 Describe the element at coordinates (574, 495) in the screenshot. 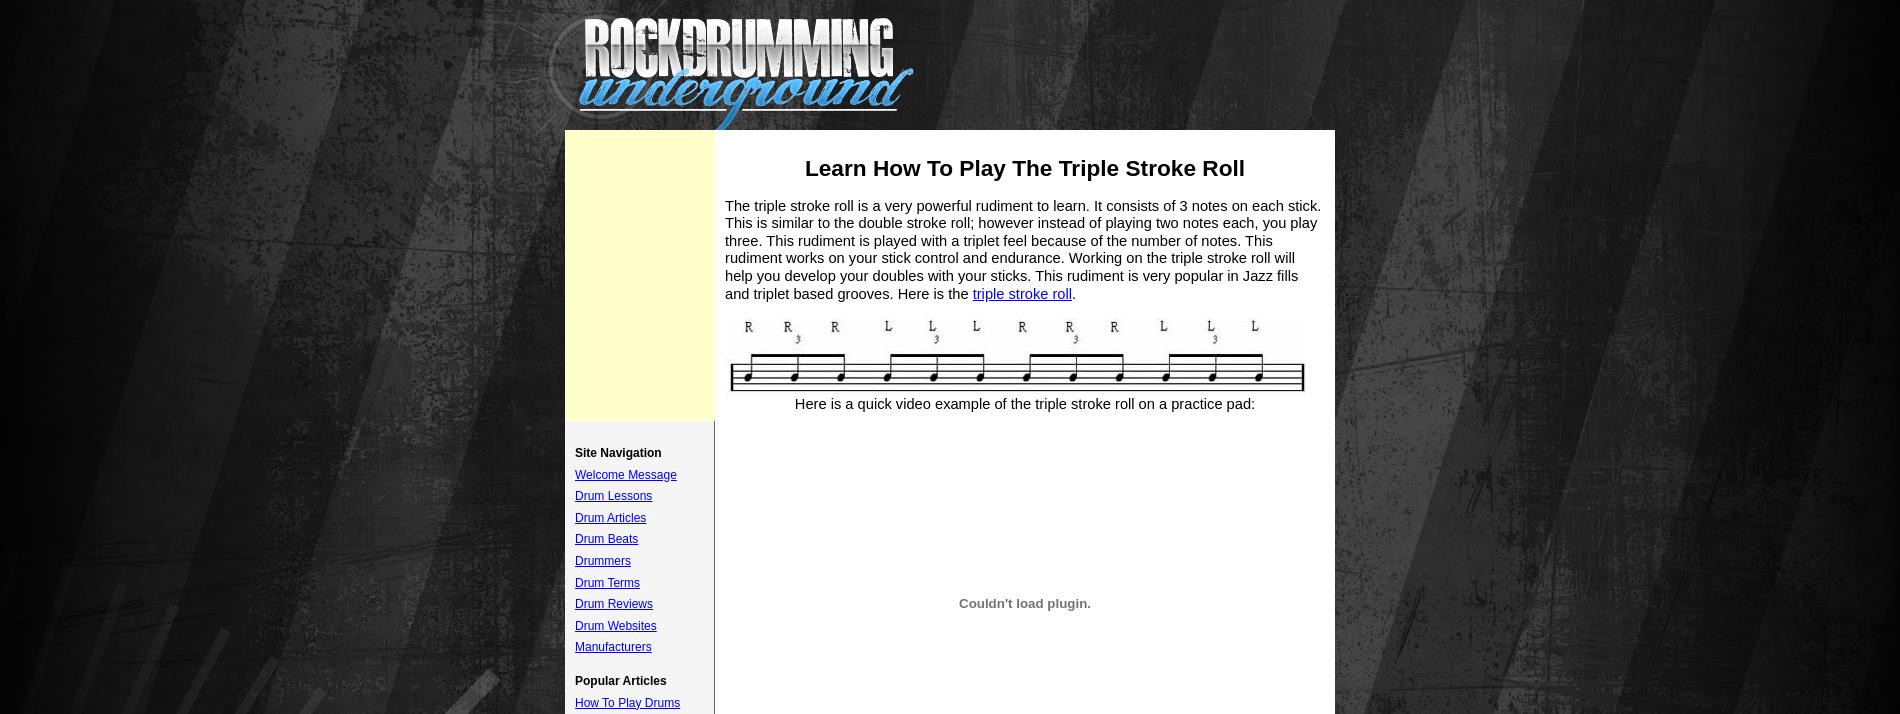

I see `'Drum Lessons'` at that location.